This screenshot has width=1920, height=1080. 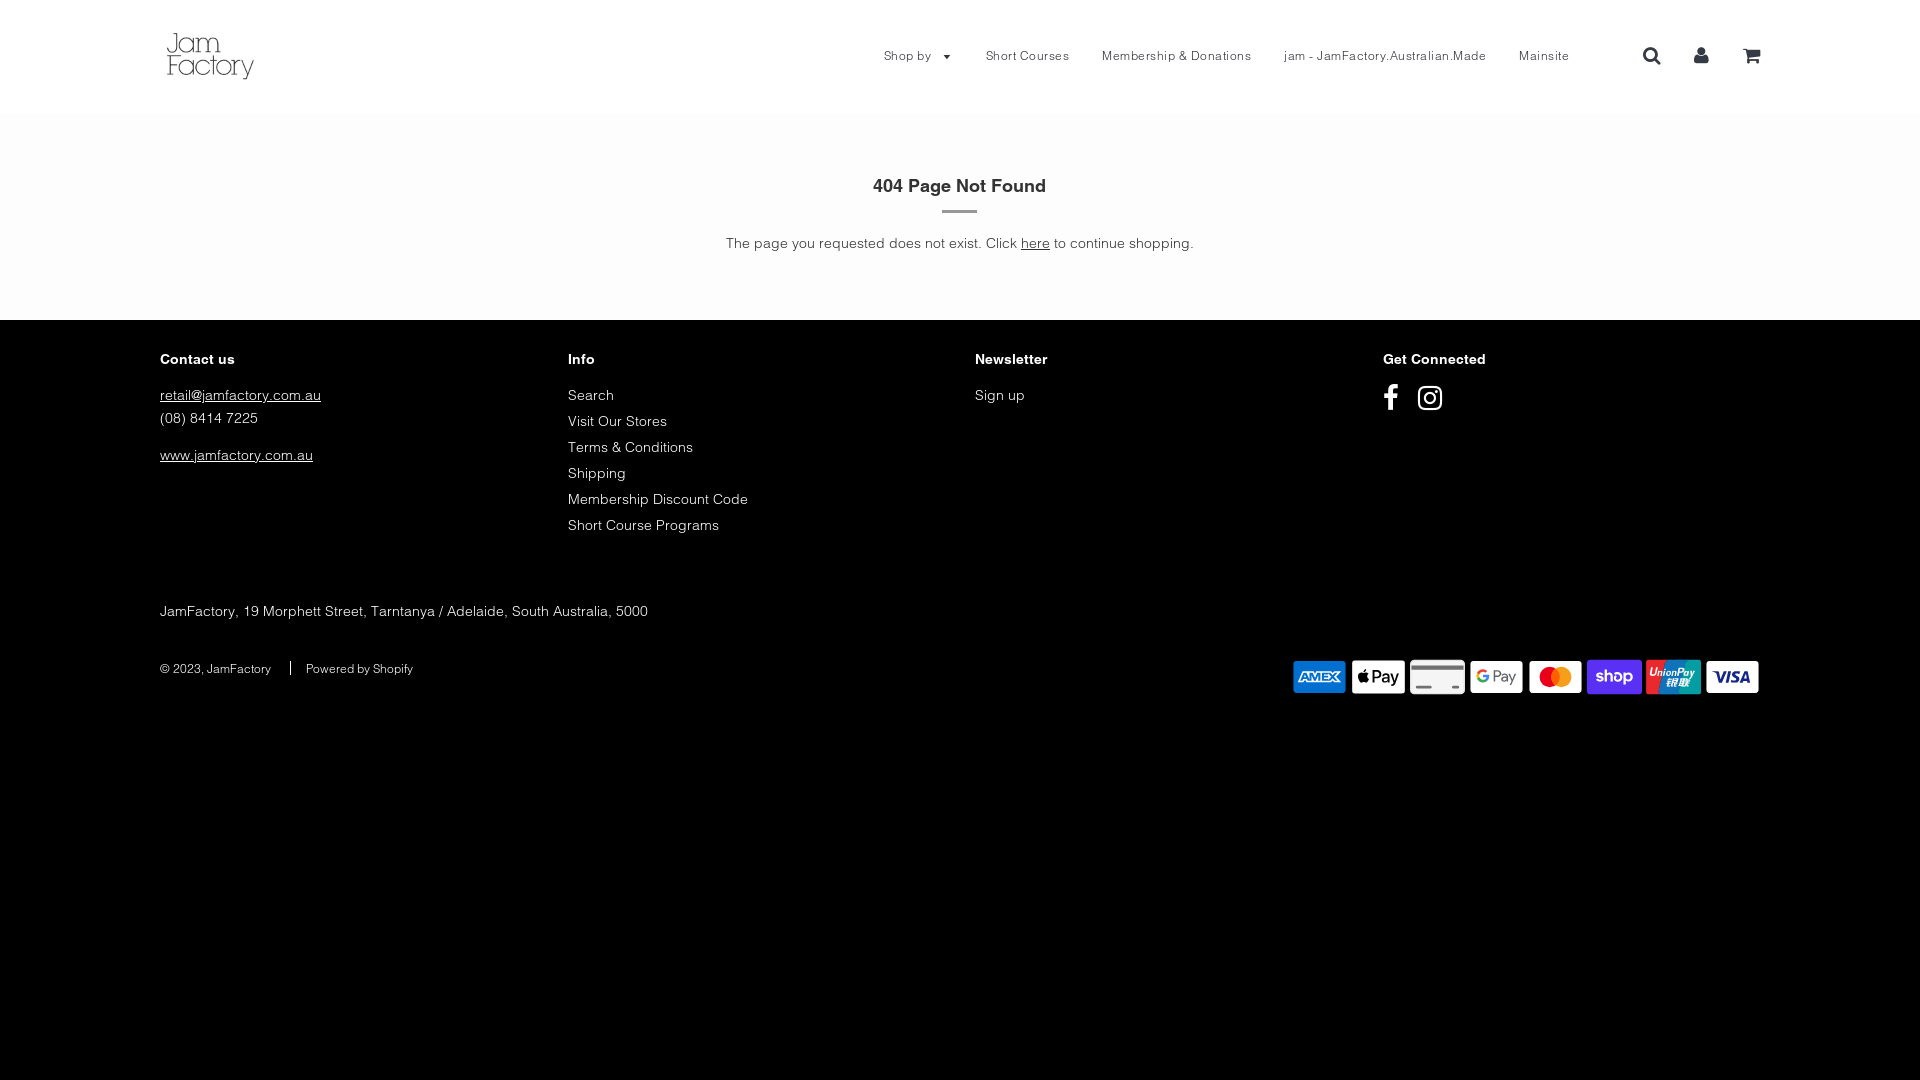 I want to click on 'retail@jamfactory.com.au', so click(x=240, y=394).